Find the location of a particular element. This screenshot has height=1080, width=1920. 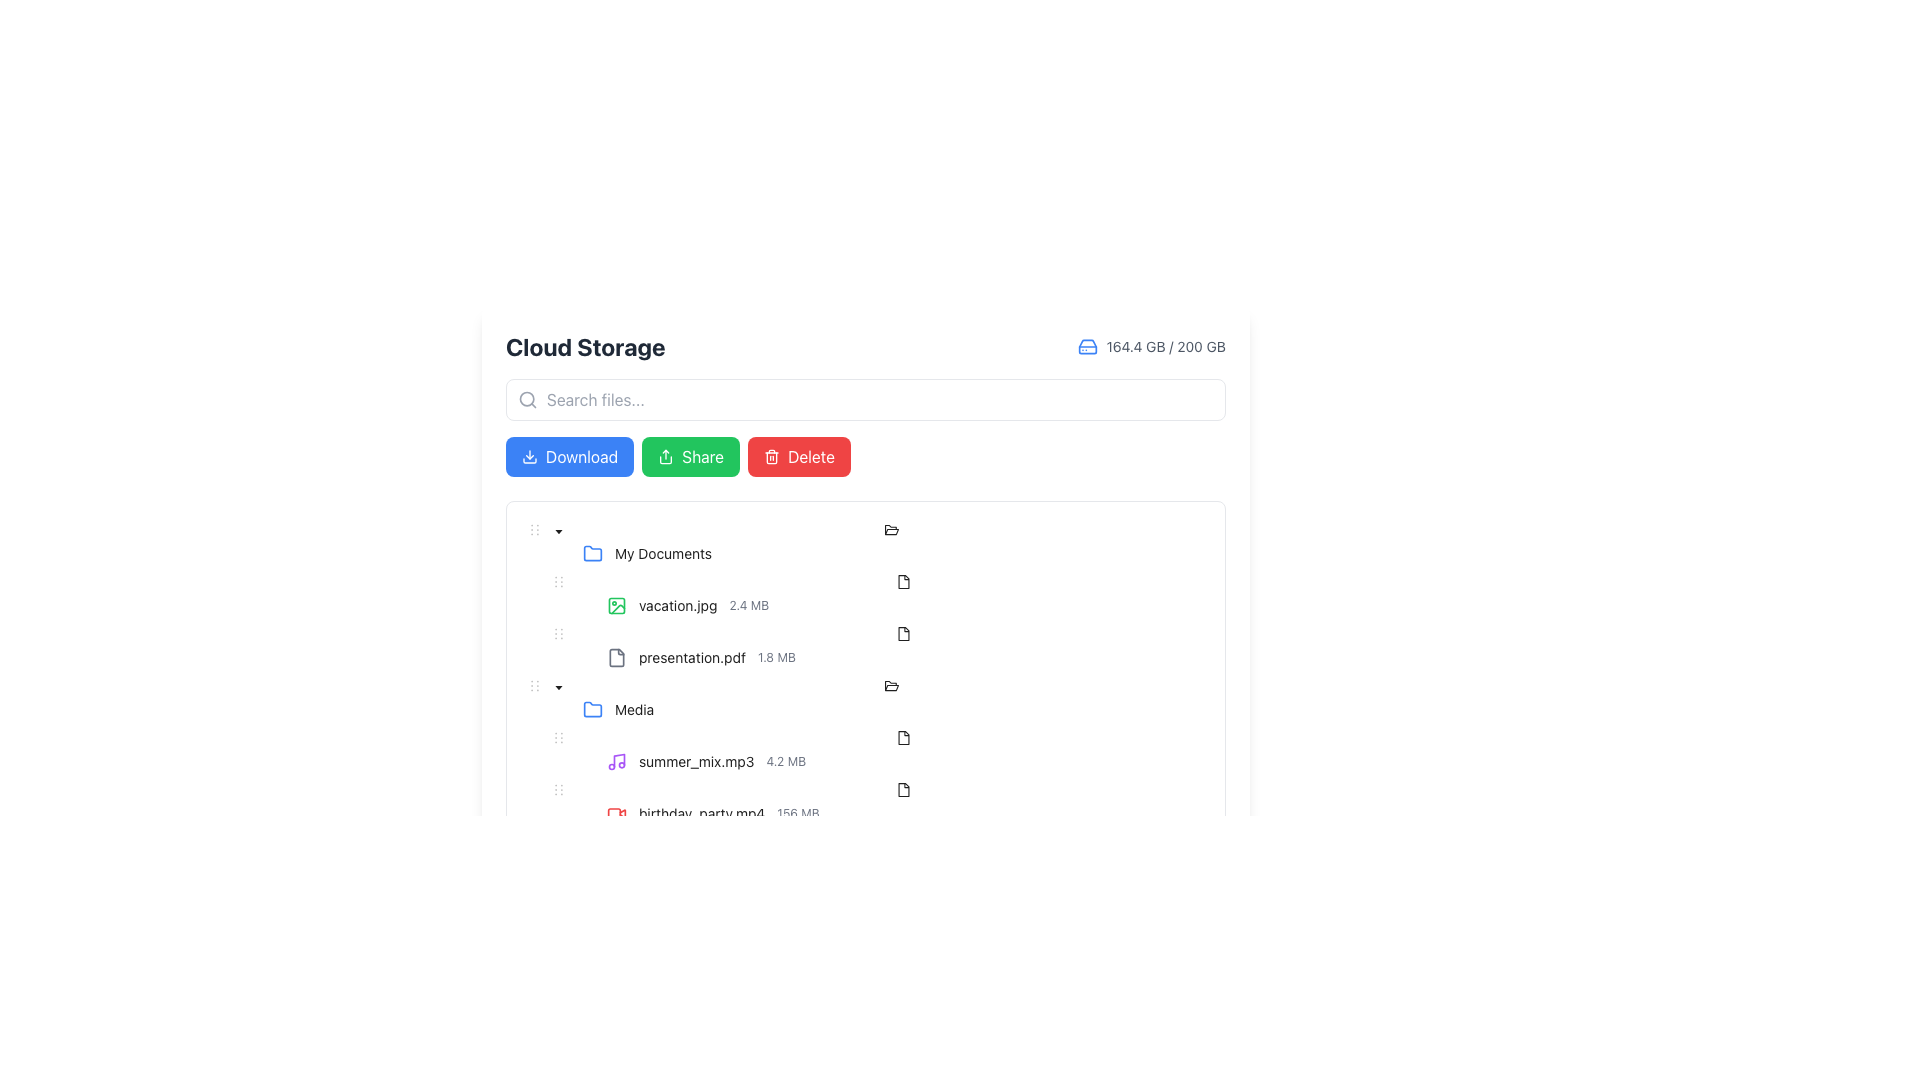

the document icon representing 'presentation.pdf', which indicates the file type in the file management system is located at coordinates (616, 658).